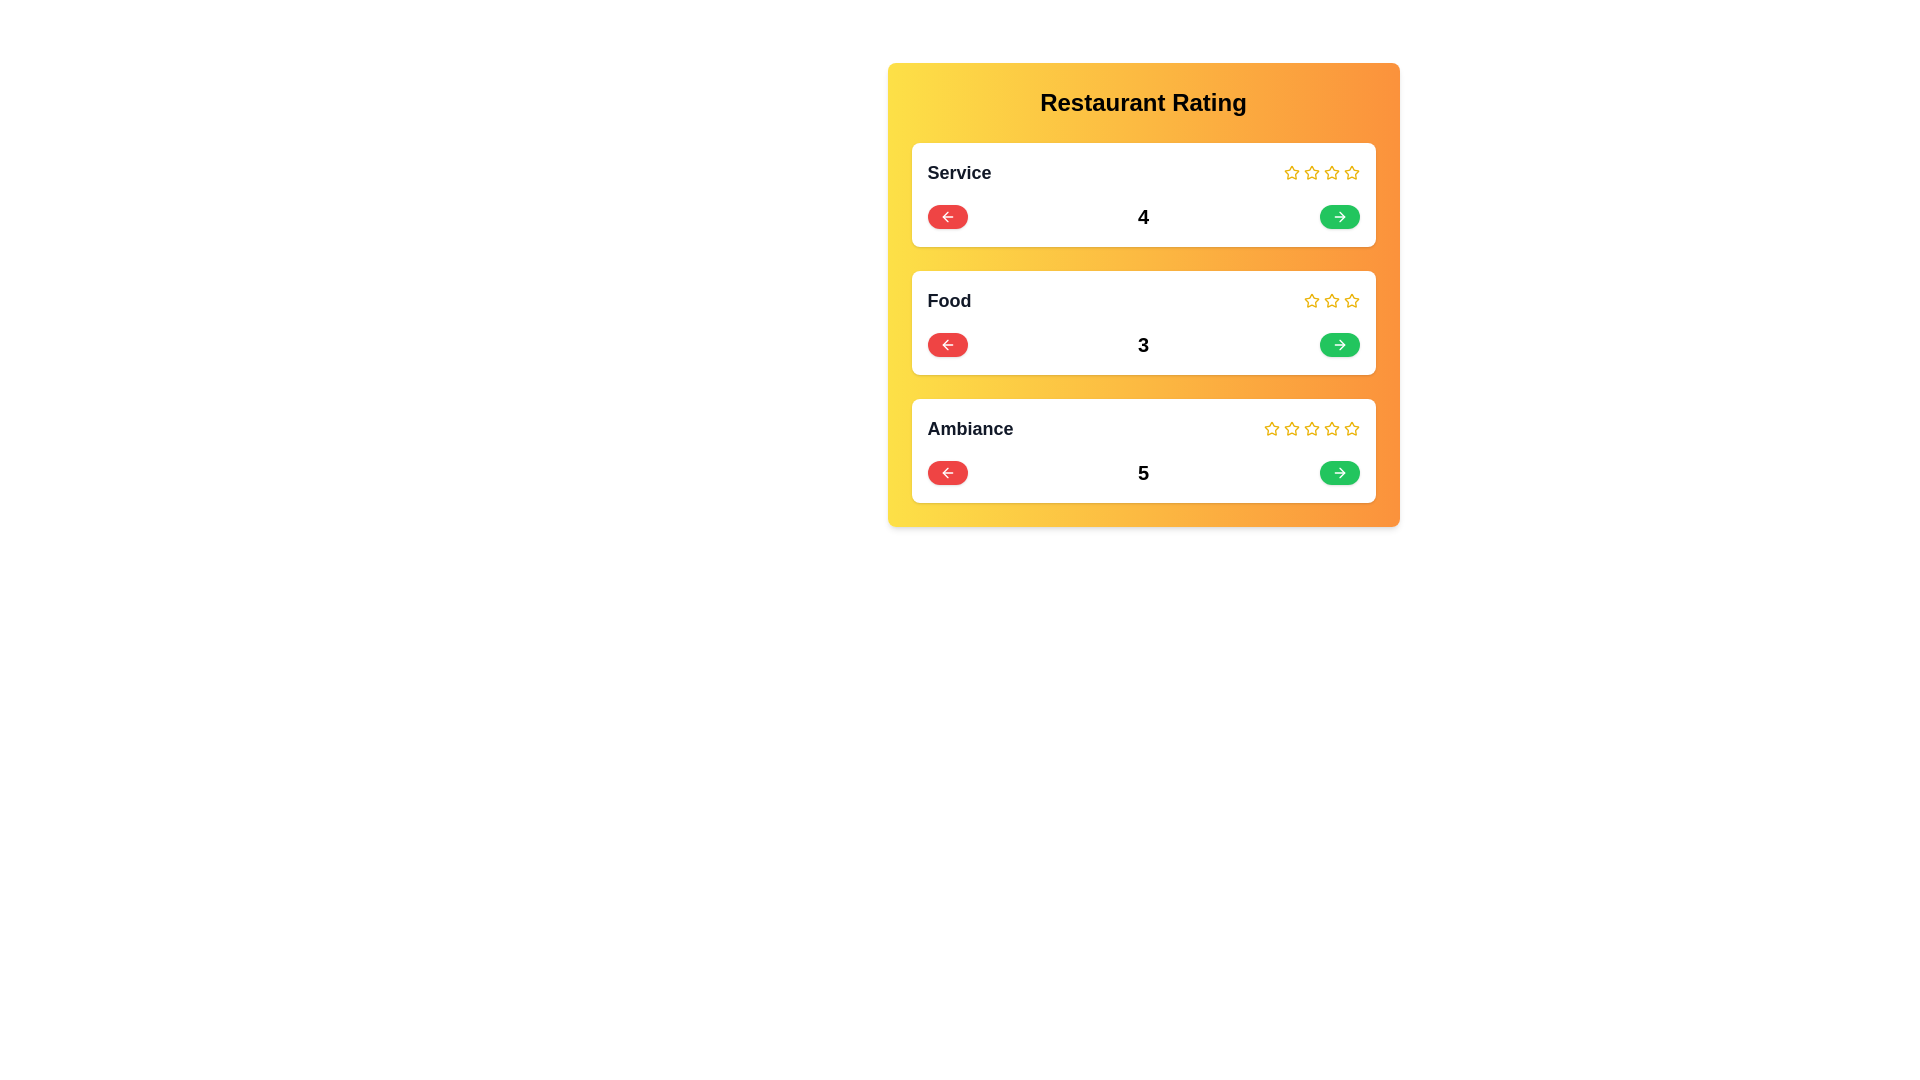 The height and width of the screenshot is (1080, 1920). I want to click on the centrally positioned Text Label that displays the current numeric value associated with the 'Service' rating, located in the first row of the layout, so click(1143, 216).